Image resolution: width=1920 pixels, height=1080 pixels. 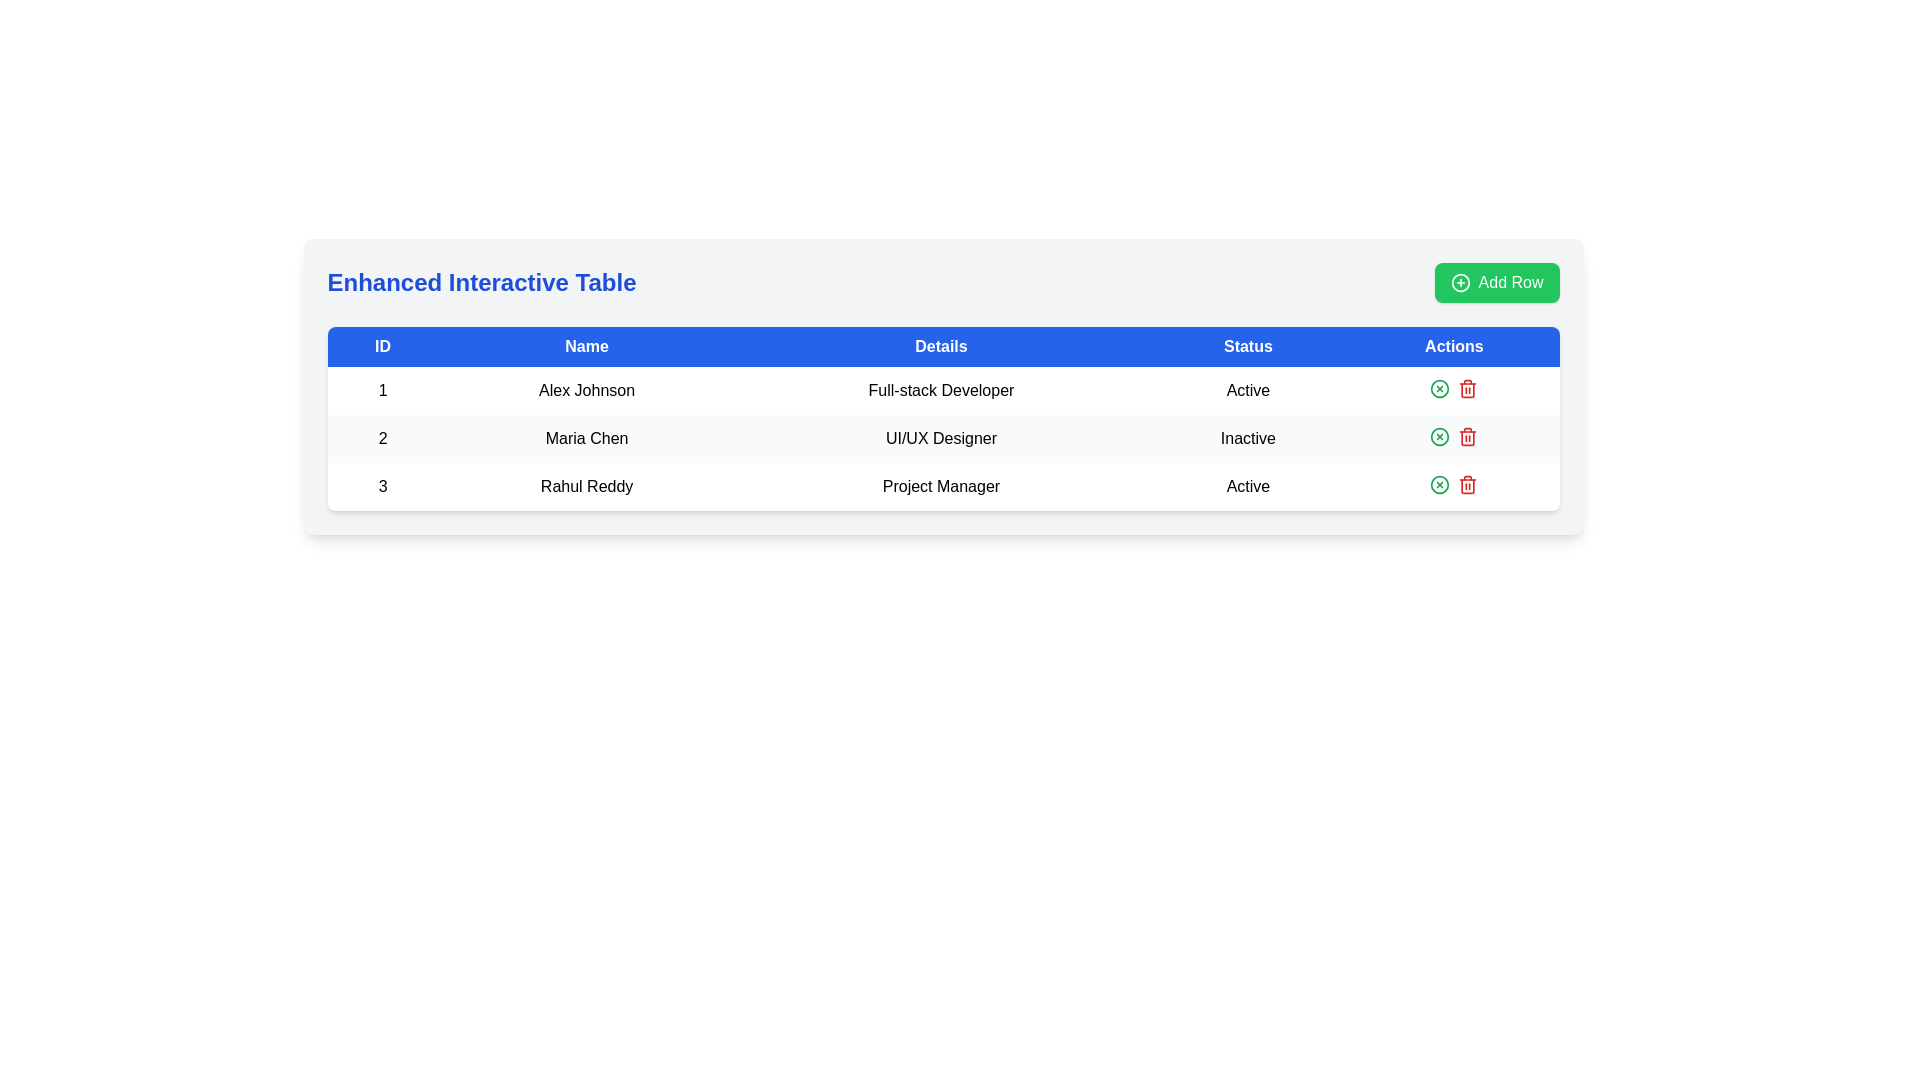 What do you see at coordinates (586, 390) in the screenshot?
I see `the text label displaying 'Alex Johnson' in the 'Name' column of the first row of the interactive table` at bounding box center [586, 390].